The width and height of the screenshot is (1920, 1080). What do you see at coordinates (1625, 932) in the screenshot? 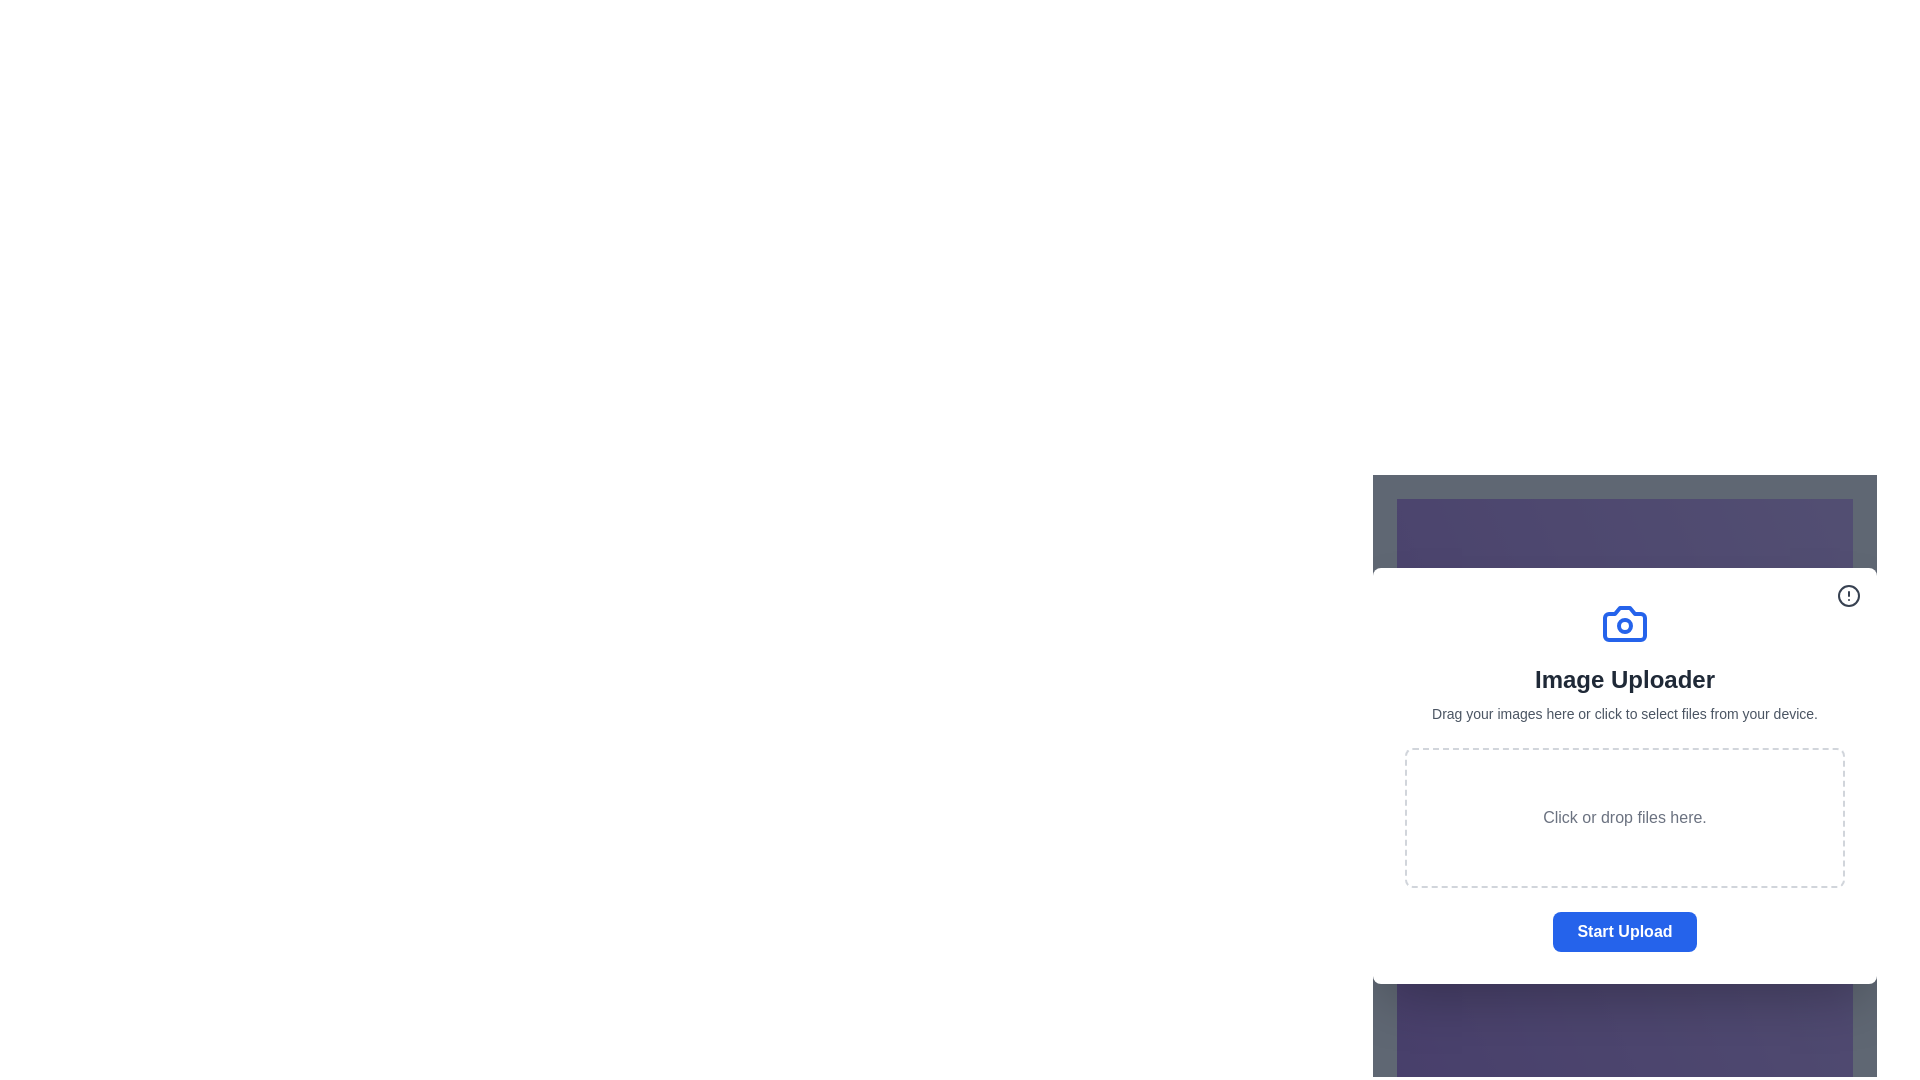
I see `the rectangular button with a blue background and white text that reads 'Start Upload'` at bounding box center [1625, 932].